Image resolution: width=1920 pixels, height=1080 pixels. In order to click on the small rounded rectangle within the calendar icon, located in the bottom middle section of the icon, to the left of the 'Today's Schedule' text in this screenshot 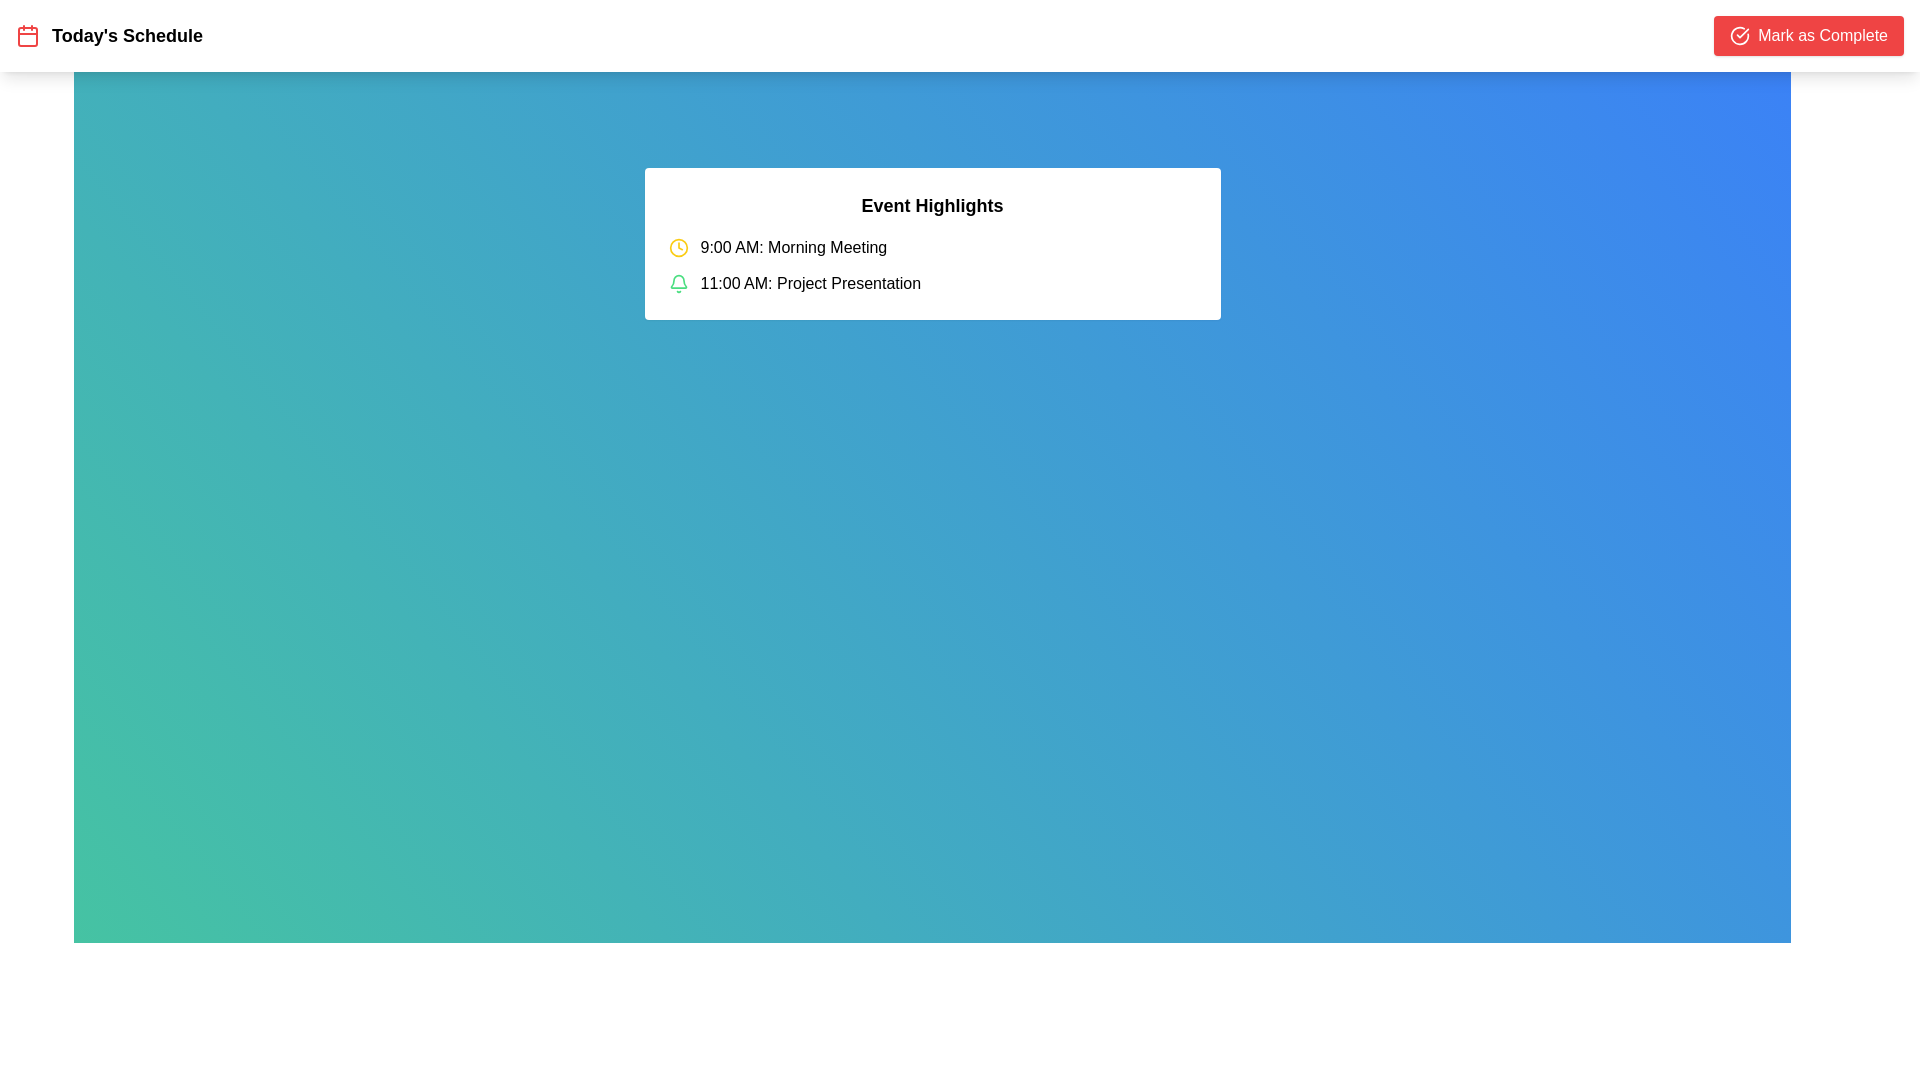, I will do `click(28, 37)`.